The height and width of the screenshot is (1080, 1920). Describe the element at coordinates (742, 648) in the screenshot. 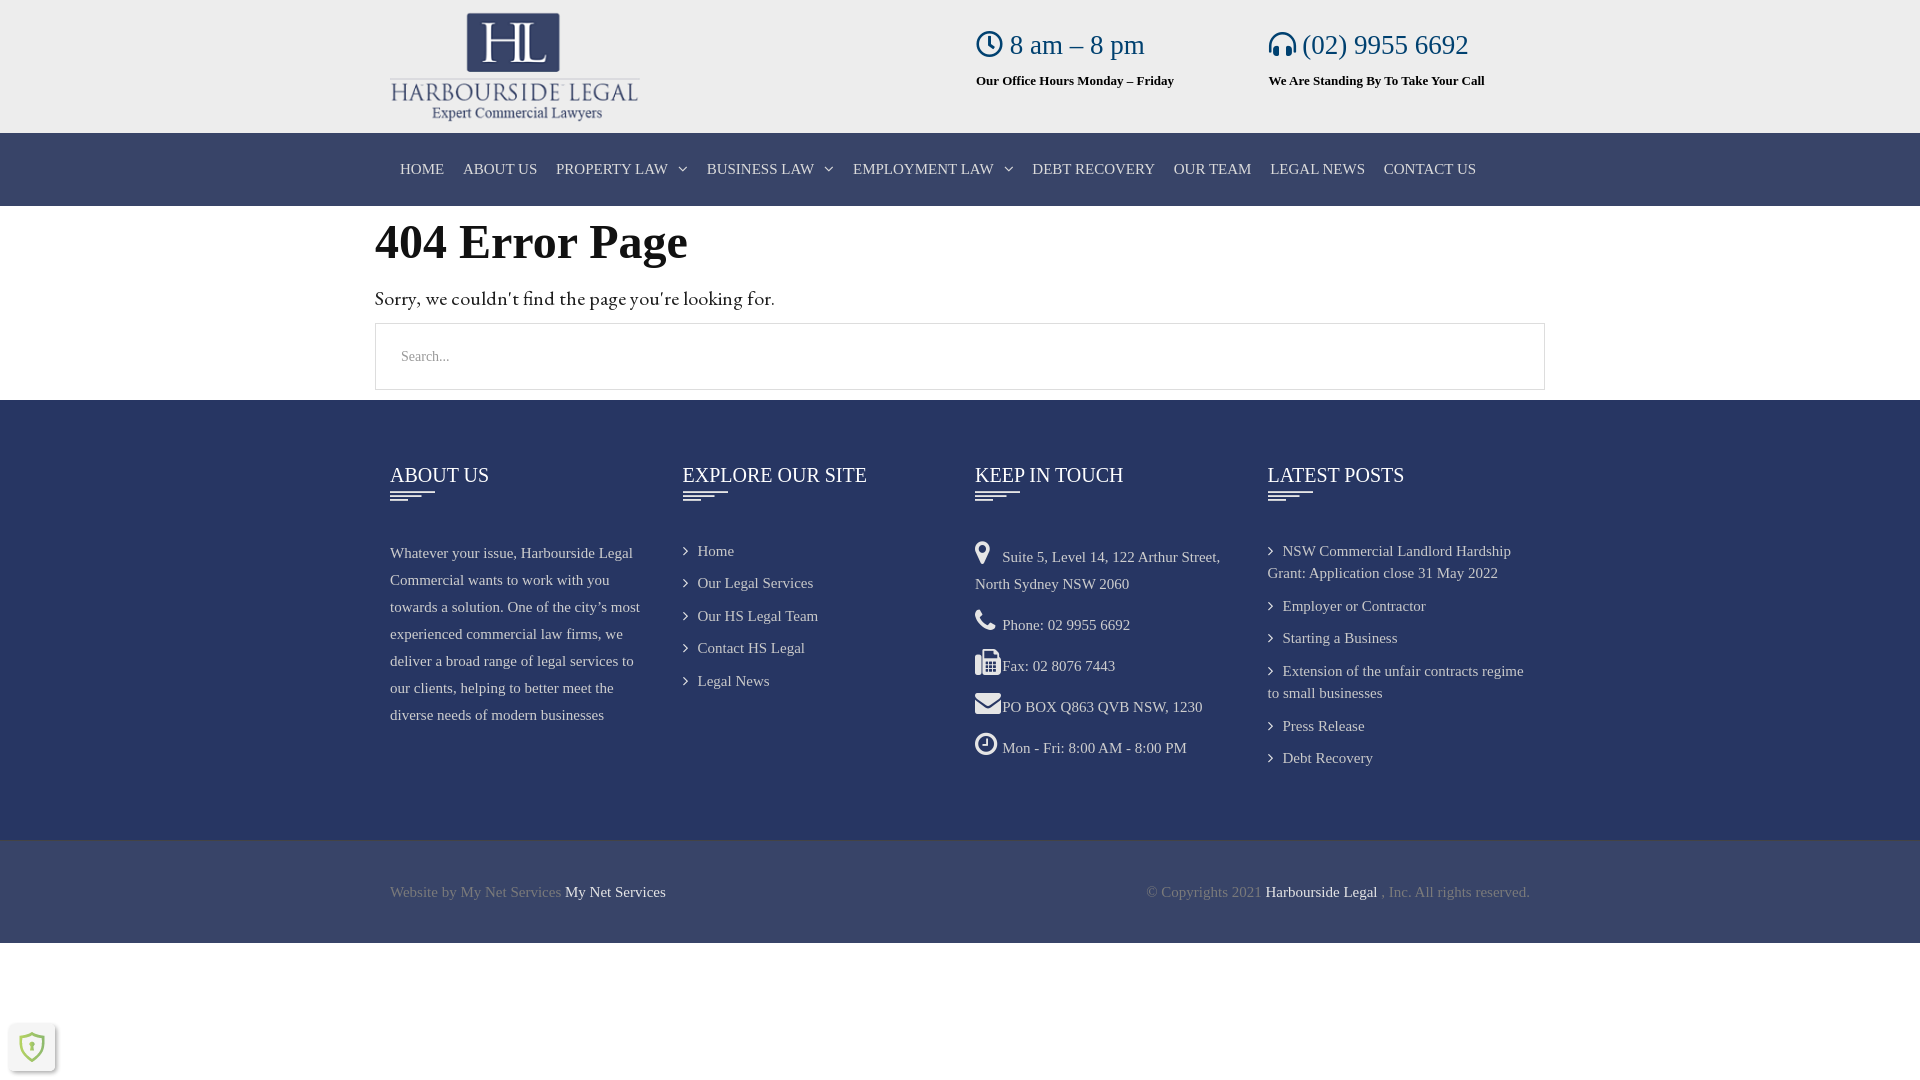

I see `'Contact HS Legal'` at that location.